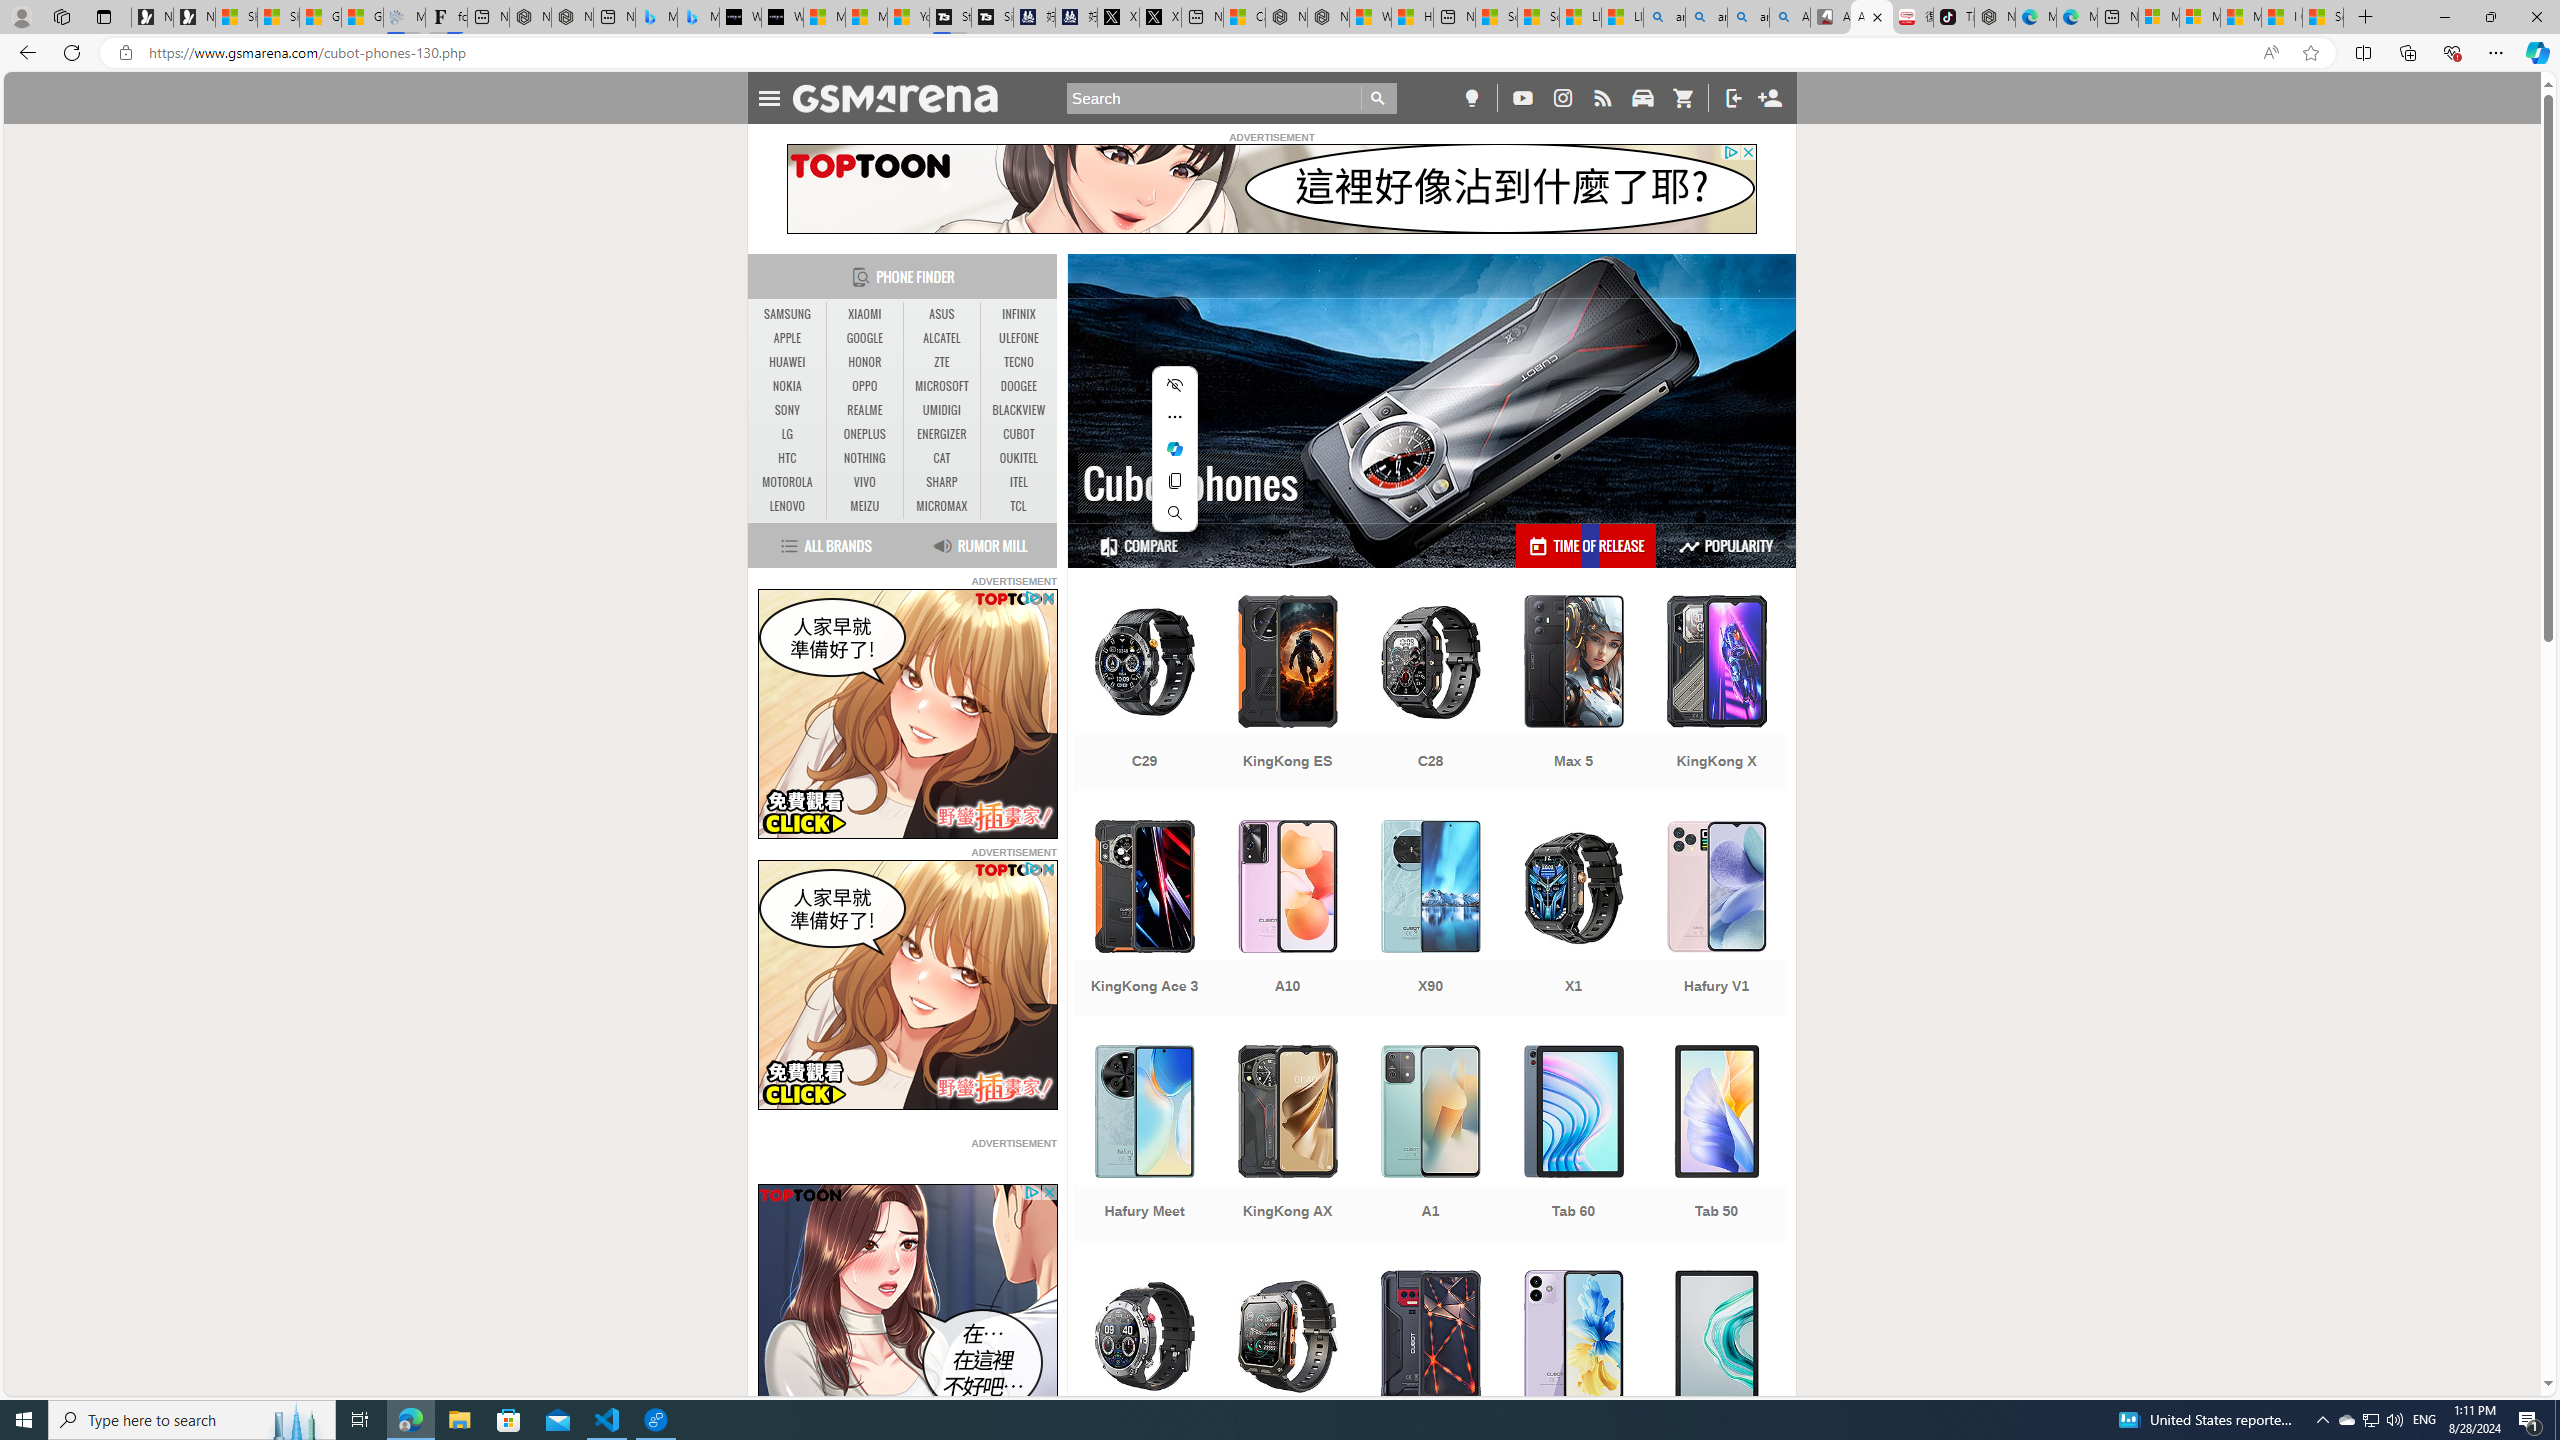 Image resolution: width=2560 pixels, height=1440 pixels. I want to click on 'DOOGEE', so click(1018, 386).